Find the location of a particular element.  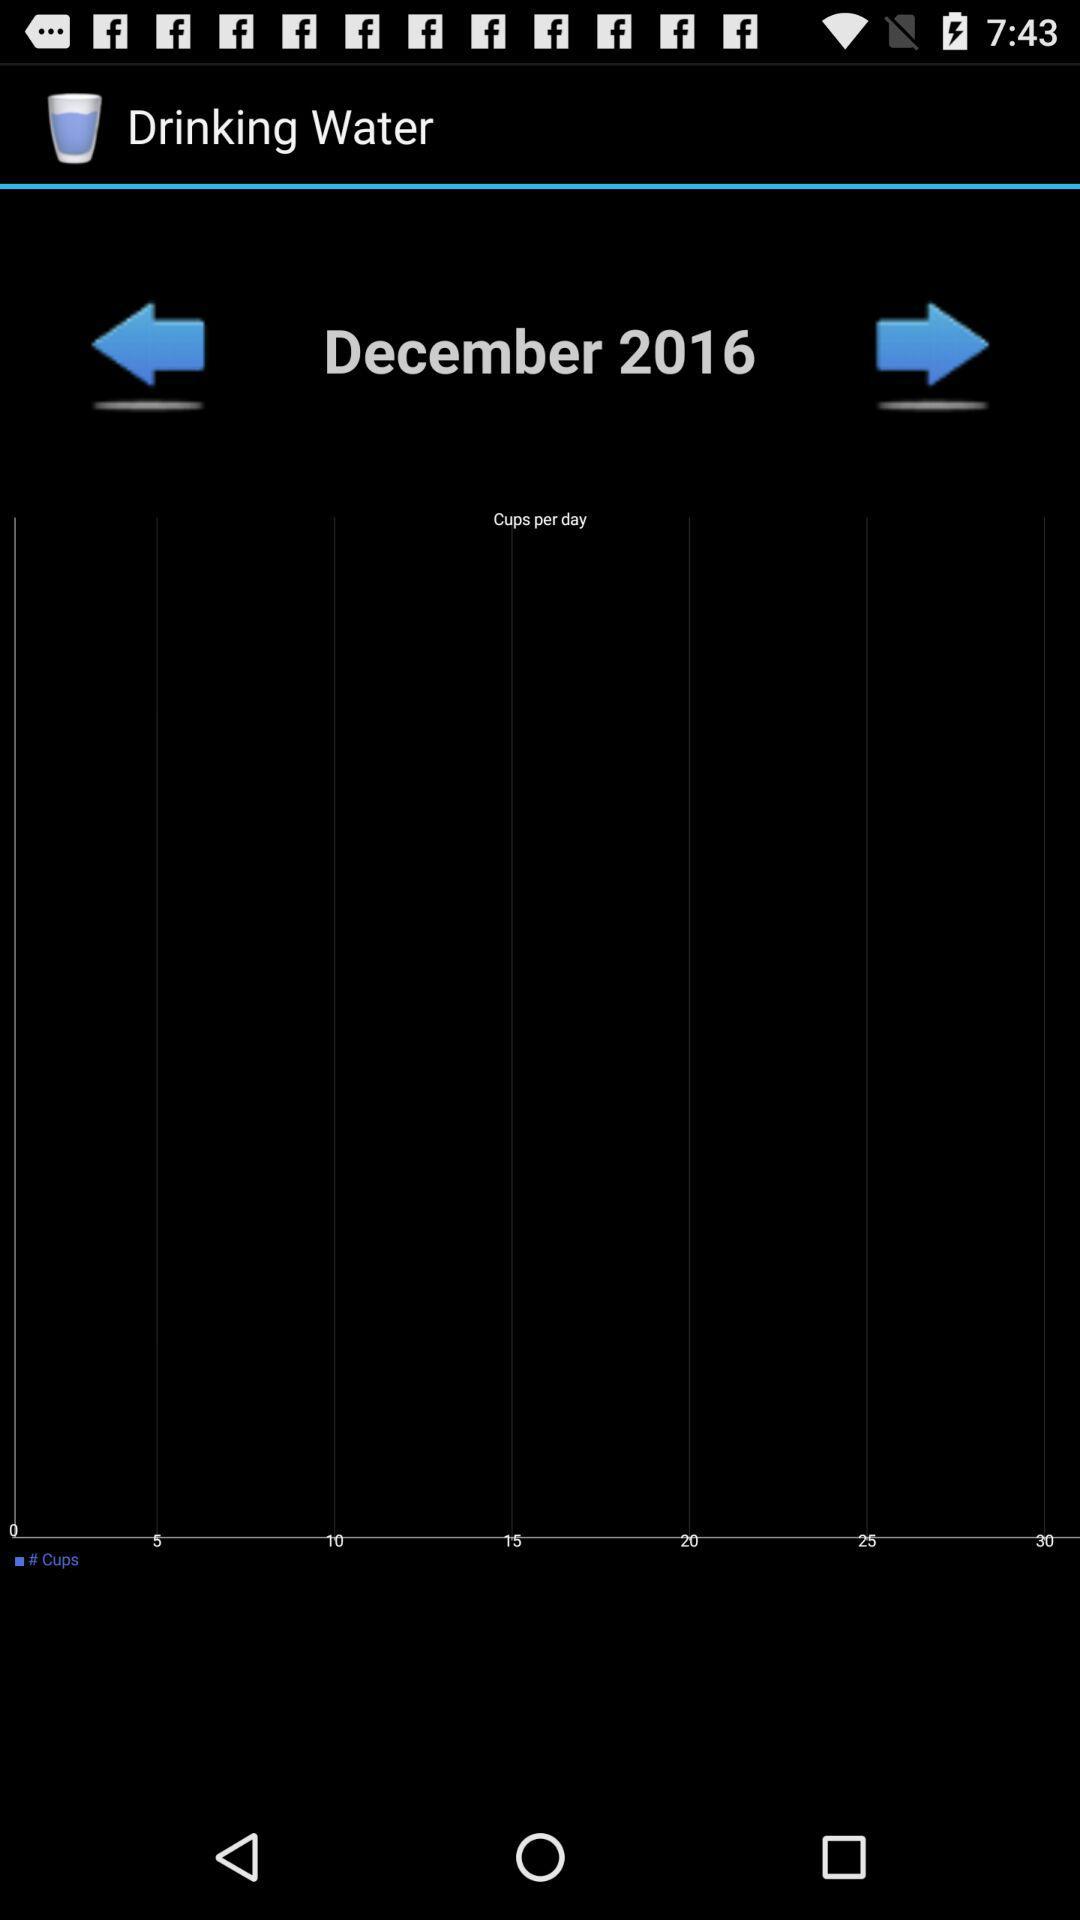

the arrow_backward icon is located at coordinates (146, 374).